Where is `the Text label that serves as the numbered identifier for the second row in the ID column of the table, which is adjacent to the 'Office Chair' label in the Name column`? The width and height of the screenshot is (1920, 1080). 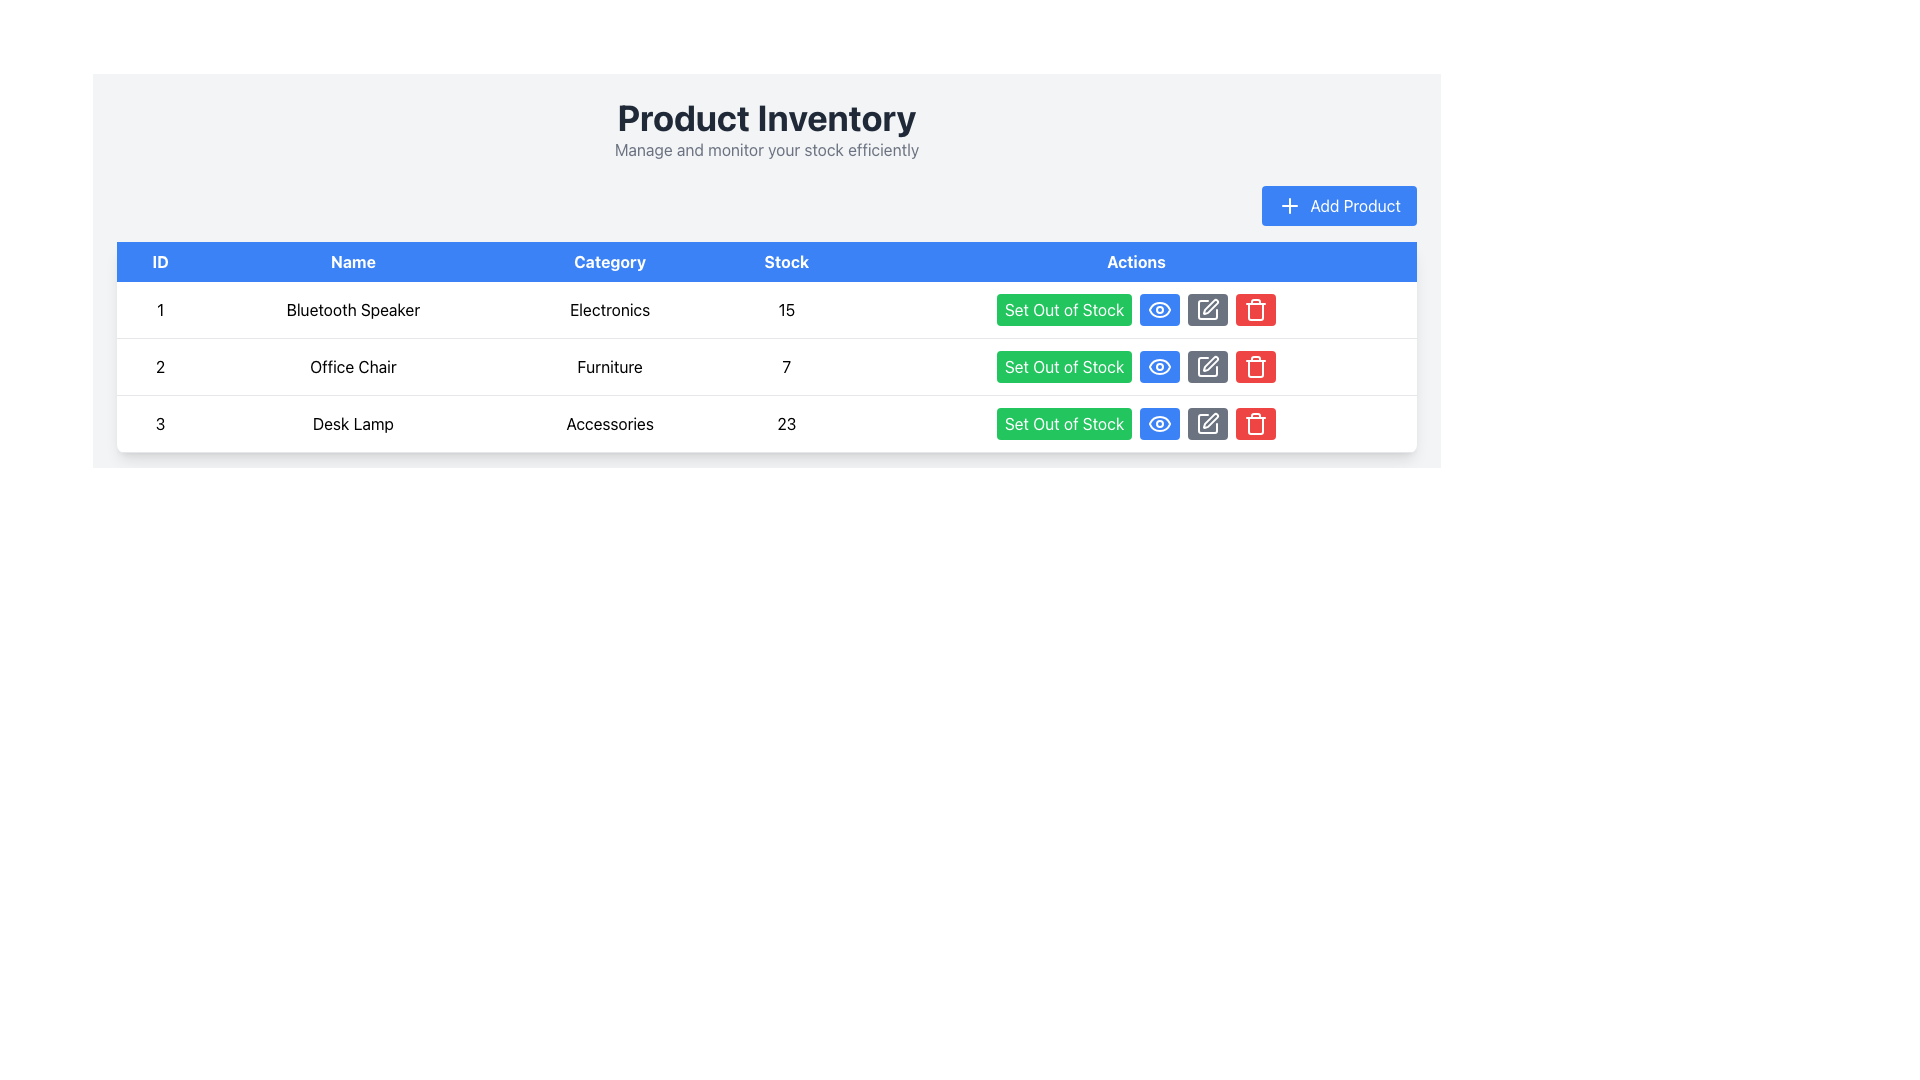
the Text label that serves as the numbered identifier for the second row in the ID column of the table, which is adjacent to the 'Office Chair' label in the Name column is located at coordinates (160, 366).